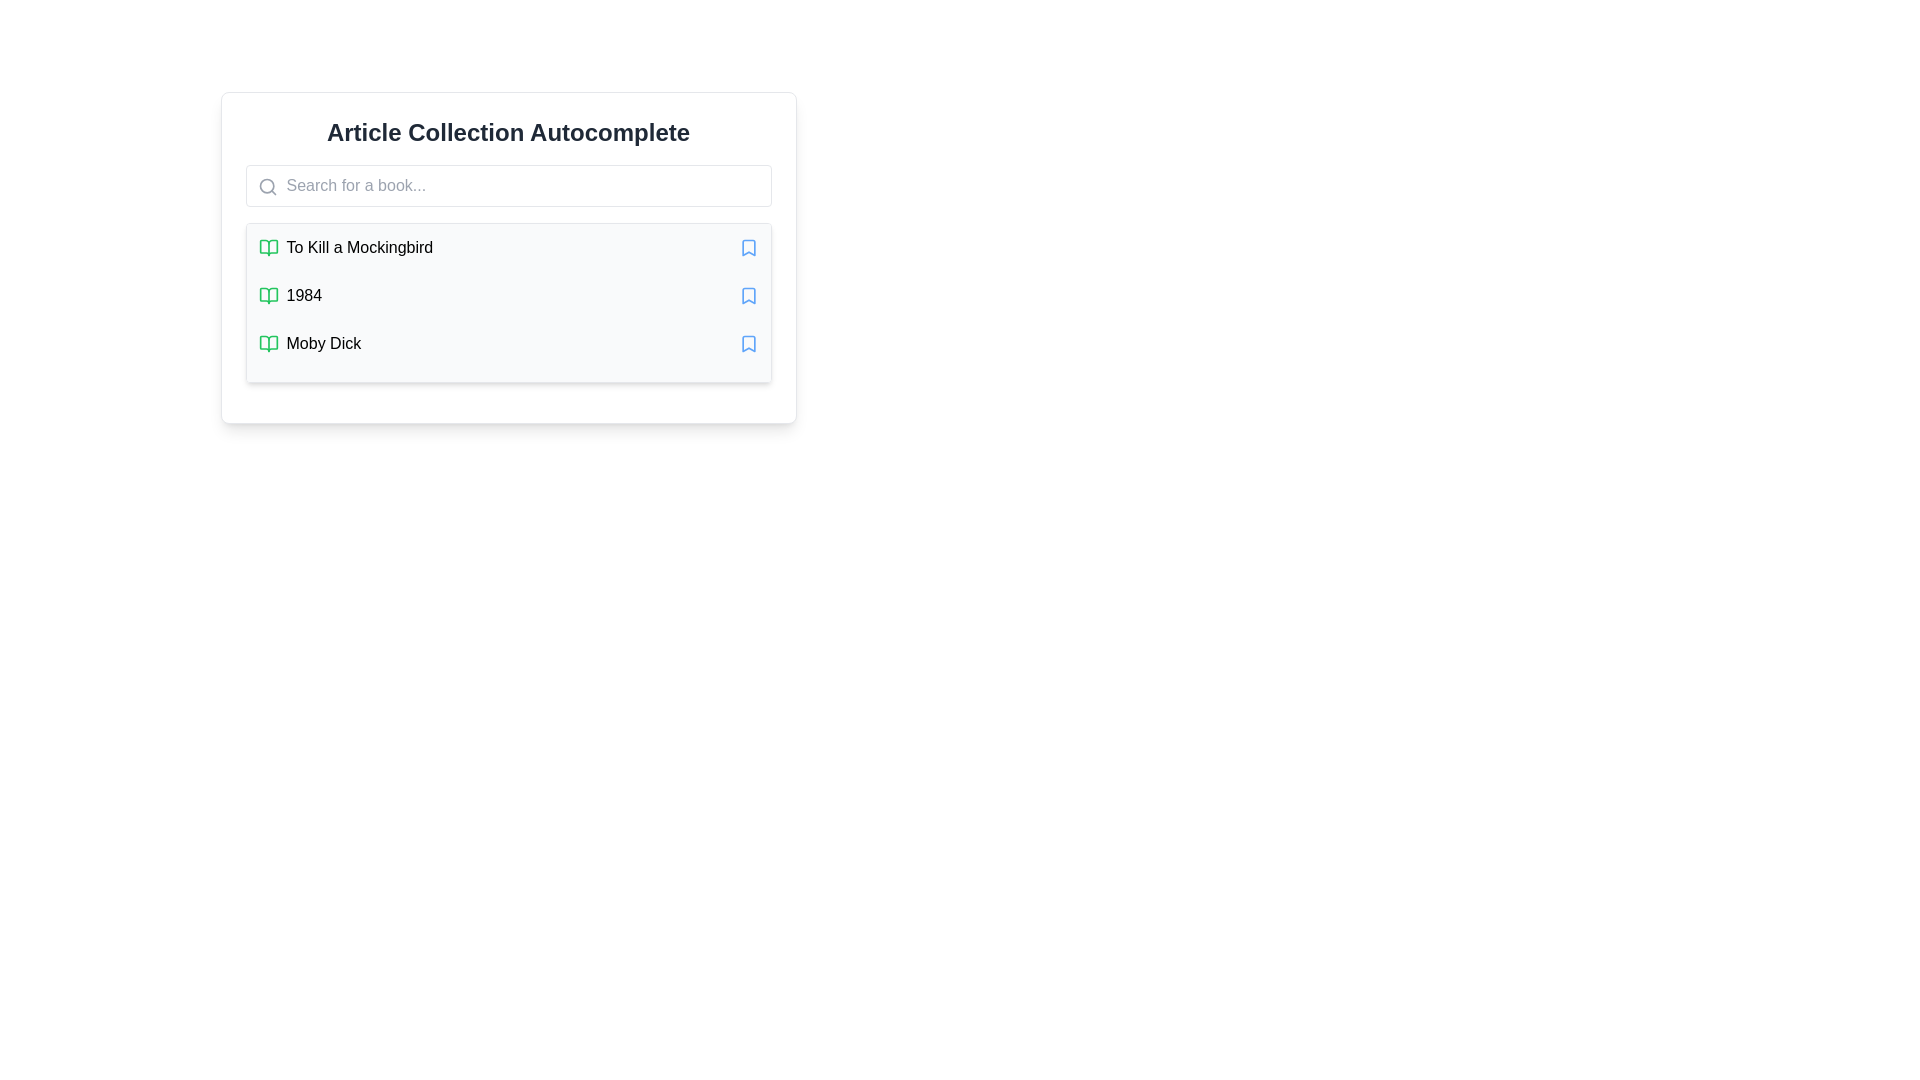 This screenshot has width=1920, height=1080. I want to click on the book icon located to the immediate left of the text label 'To Kill a Mockingbird' in the first entry of the 'Article Collection Autocomplete' list, so click(267, 246).